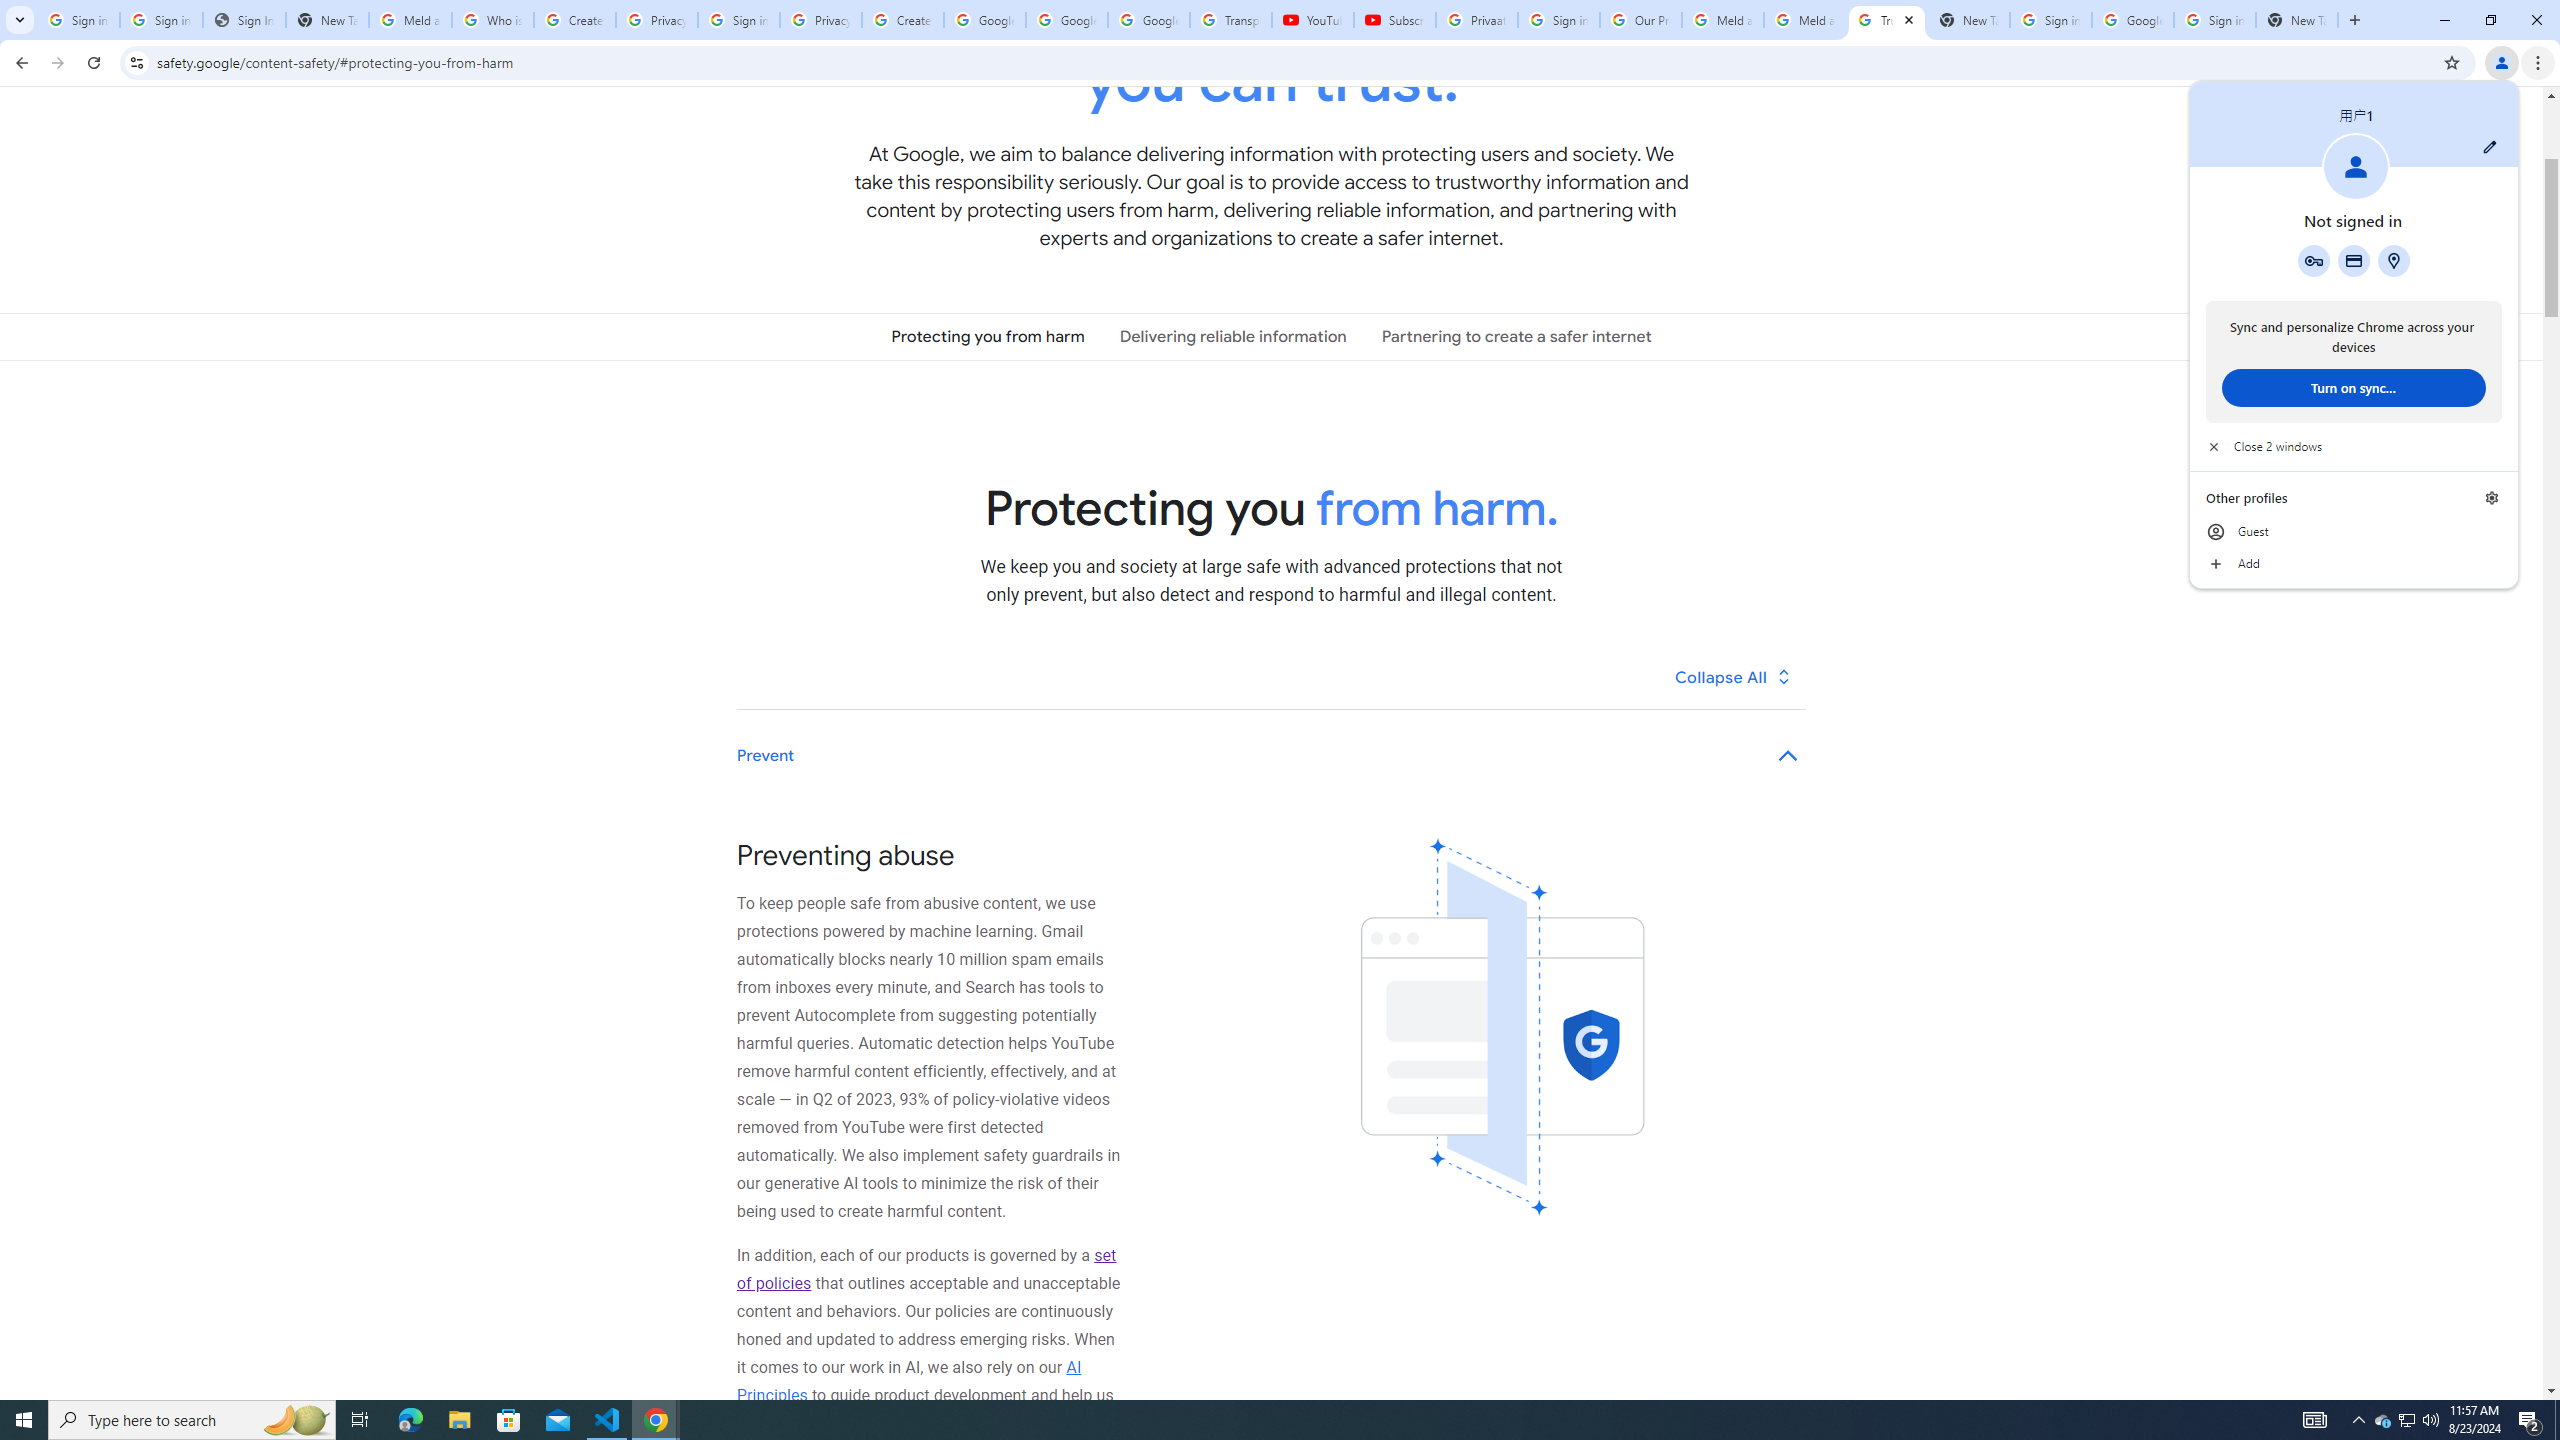 The width and height of the screenshot is (2560, 1440). I want to click on 'Notification Chevron', so click(2359, 1418).